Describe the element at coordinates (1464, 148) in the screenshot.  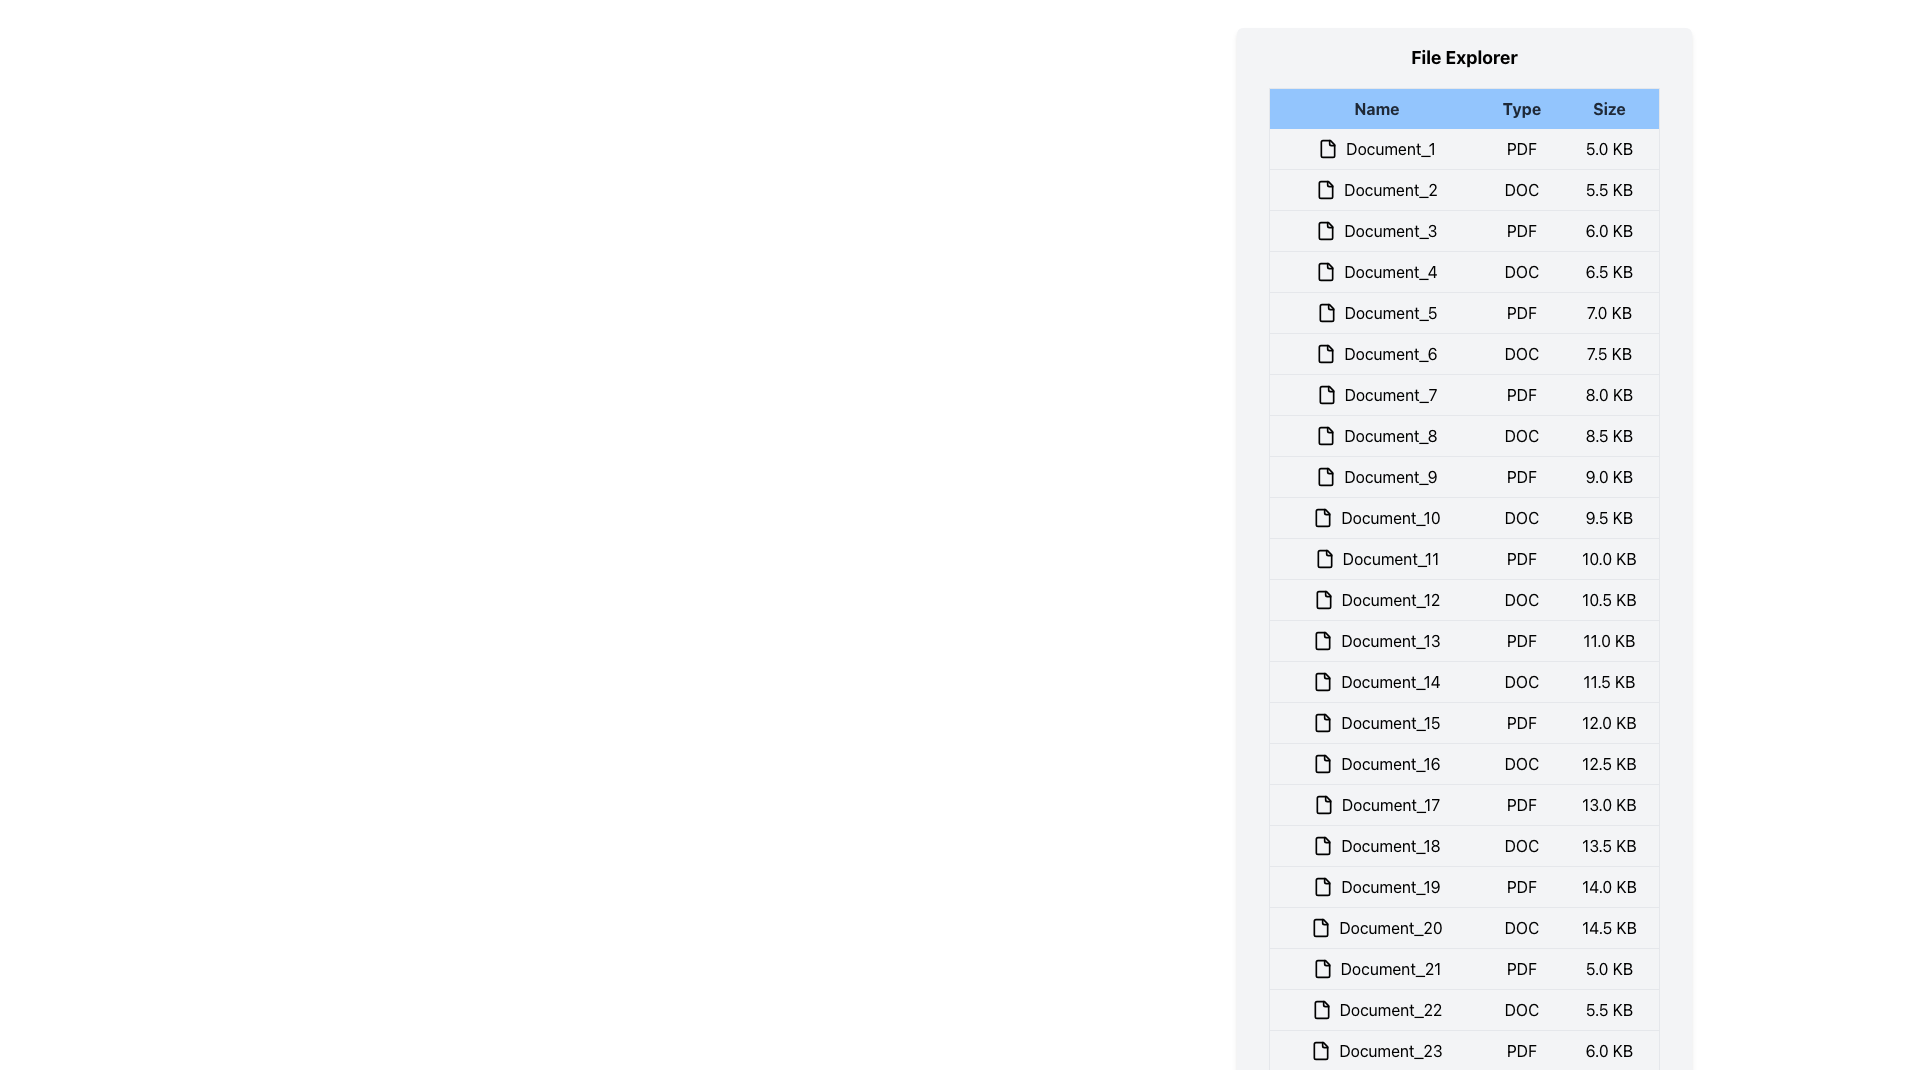
I see `the first table row in the file explorer` at that location.